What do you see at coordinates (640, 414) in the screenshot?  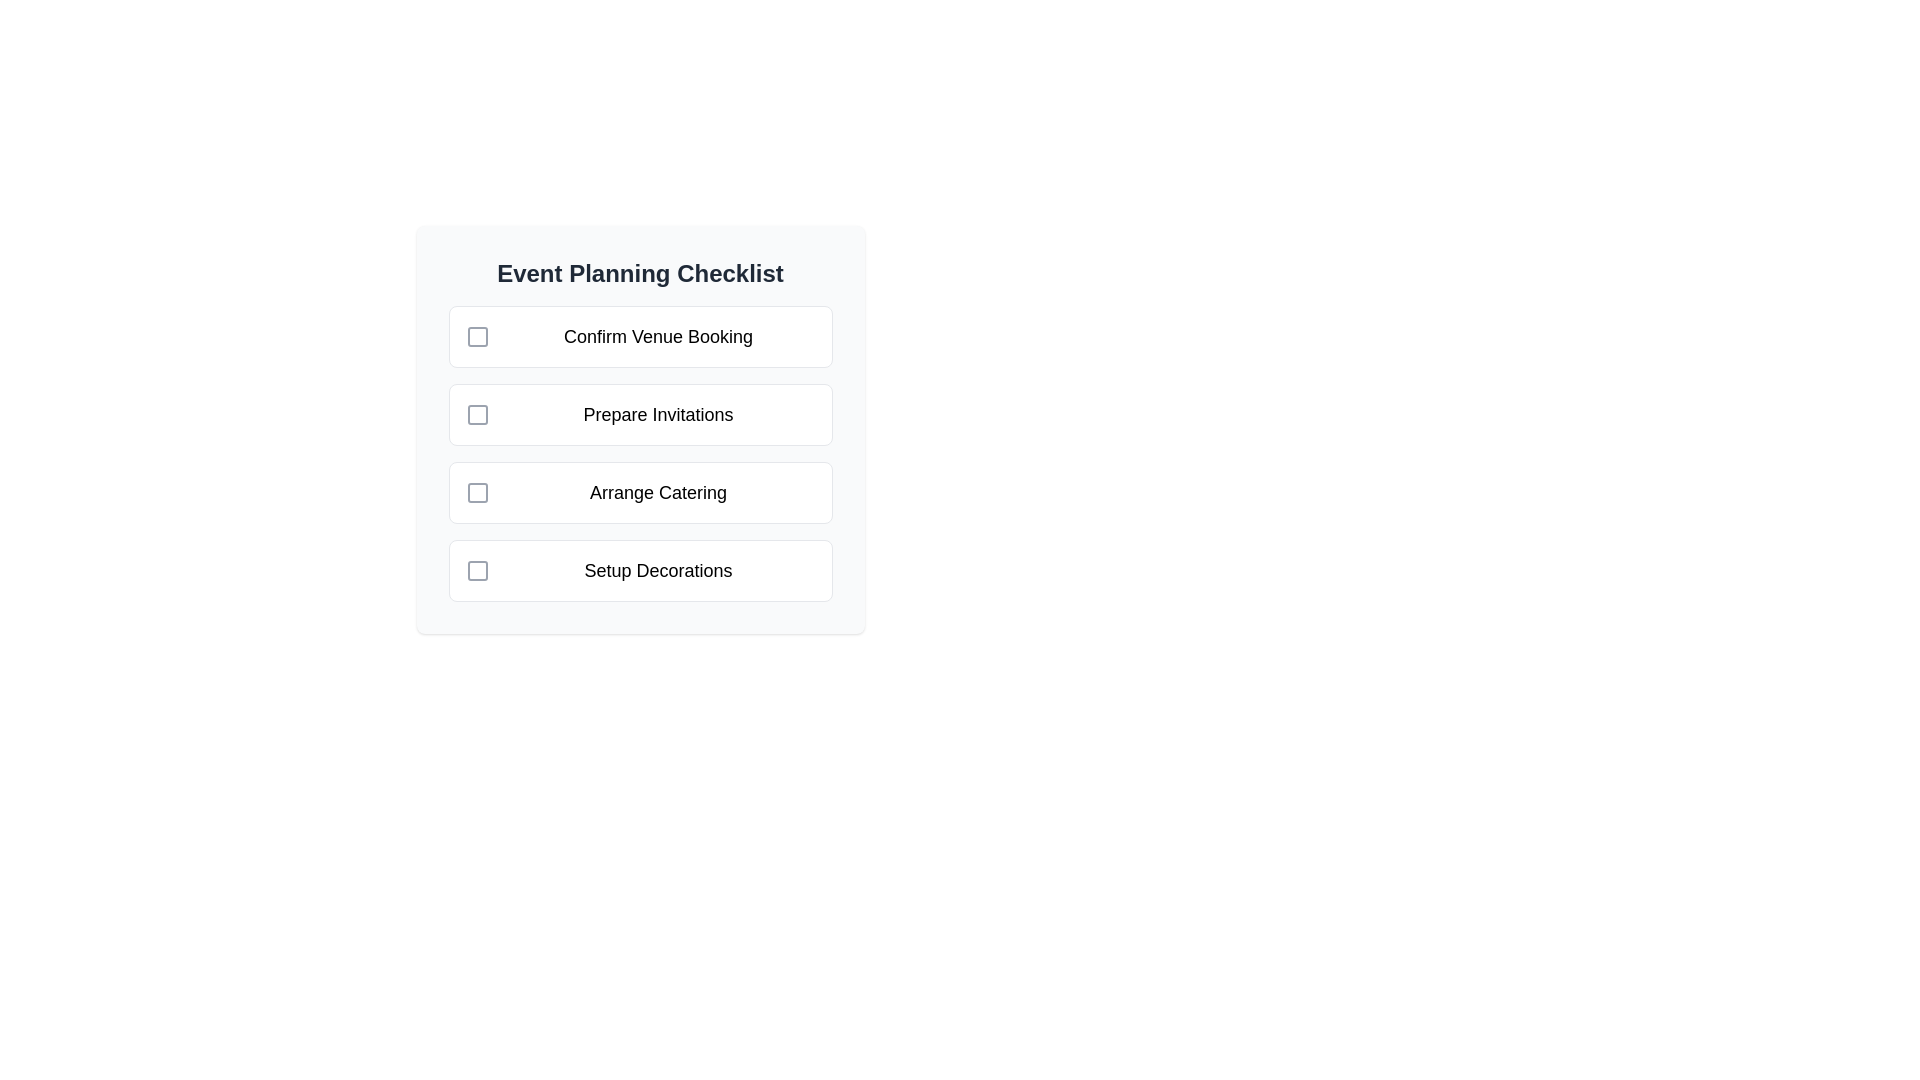 I see `the 'Prepare Invitations.' checklist item` at bounding box center [640, 414].